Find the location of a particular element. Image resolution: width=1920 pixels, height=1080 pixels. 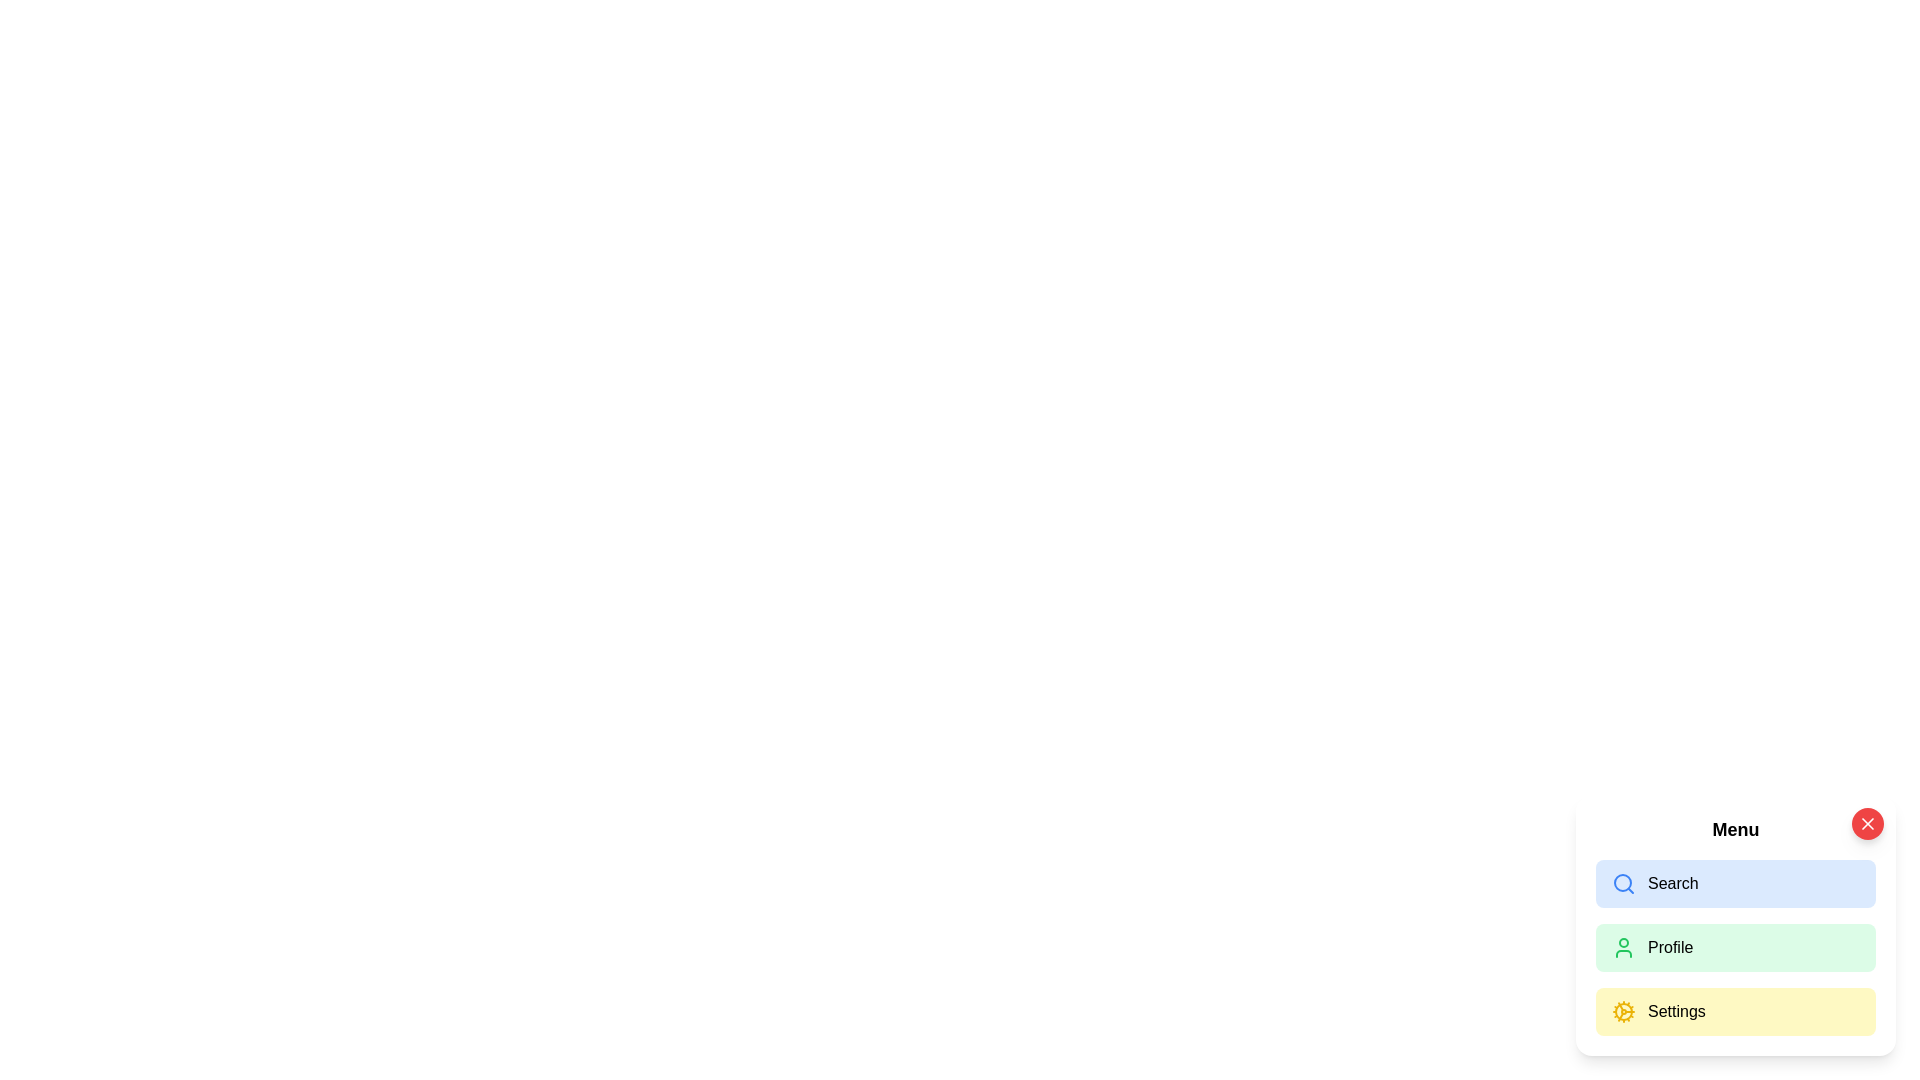

the close button located at the top-right corner of the menu card to change its color is located at coordinates (1866, 824).